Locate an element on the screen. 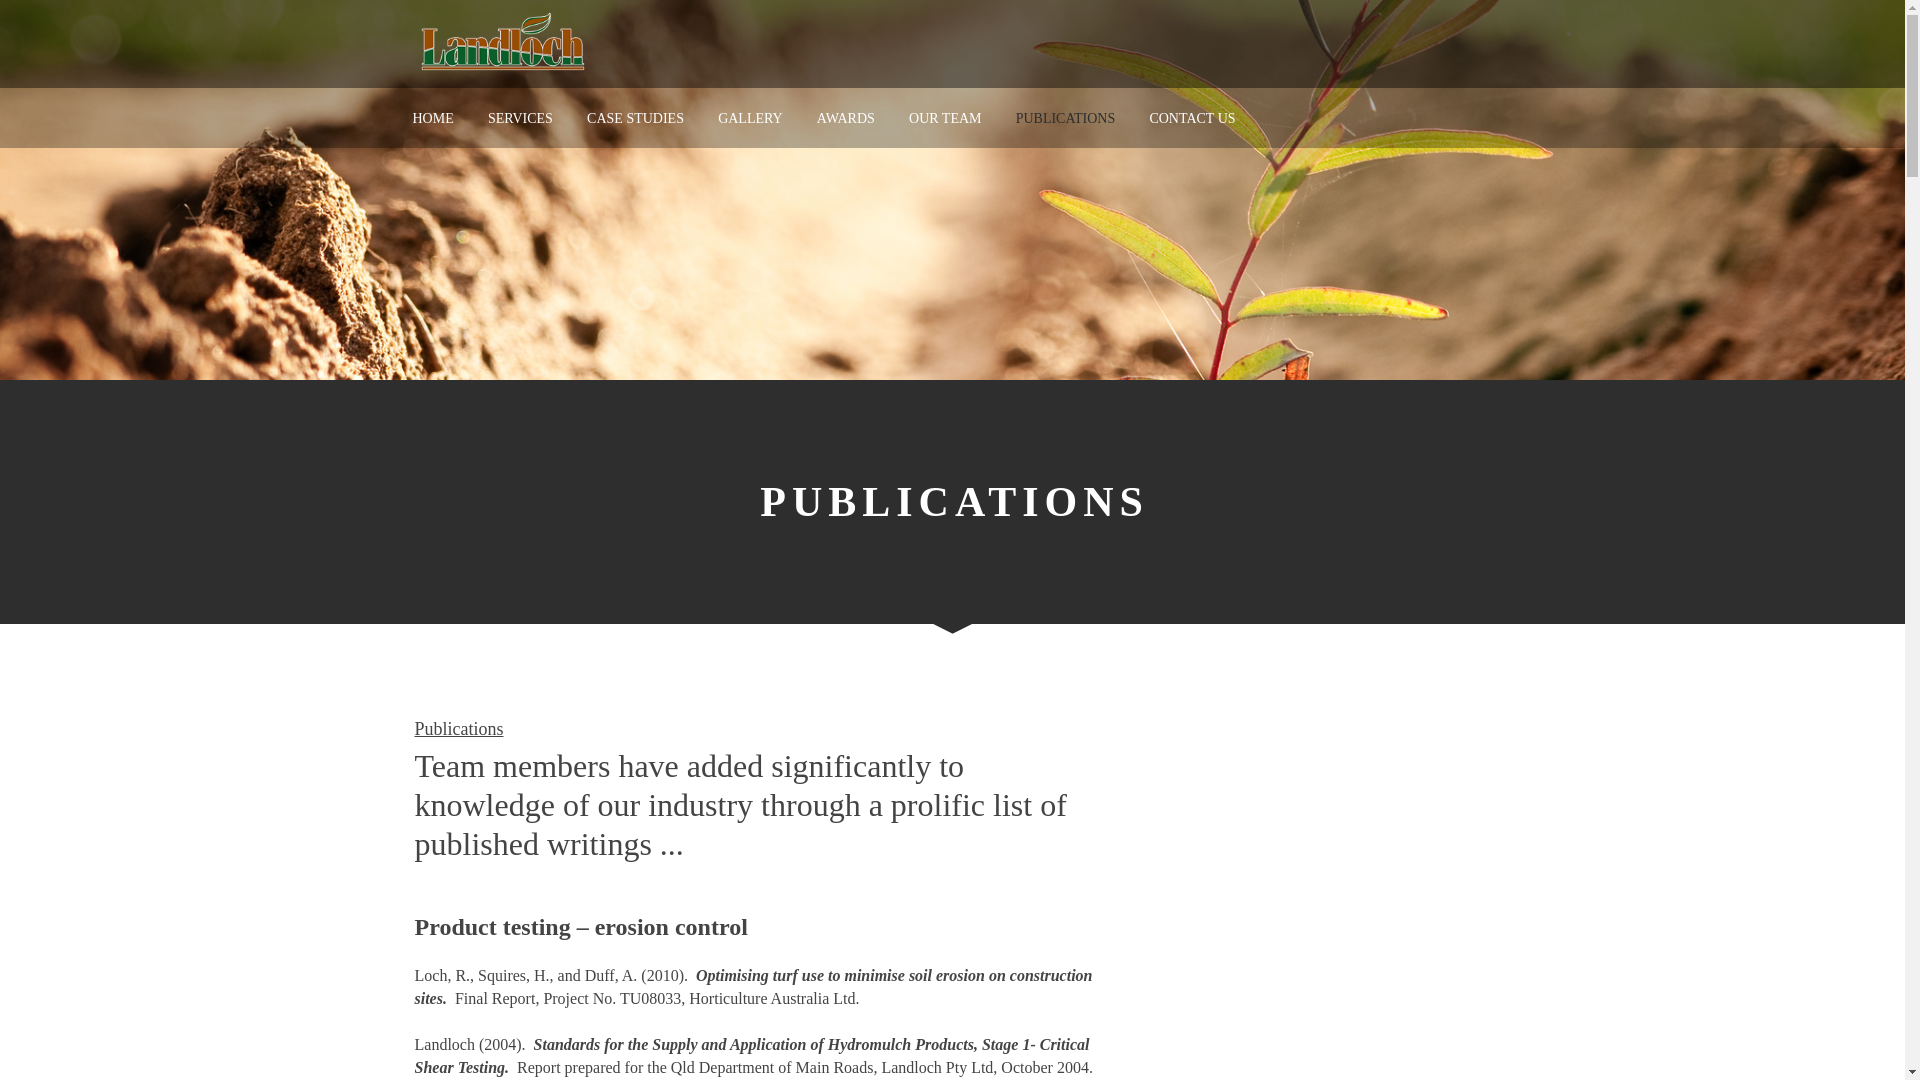 The image size is (1920, 1080). 'CASE STUDIES' is located at coordinates (634, 118).